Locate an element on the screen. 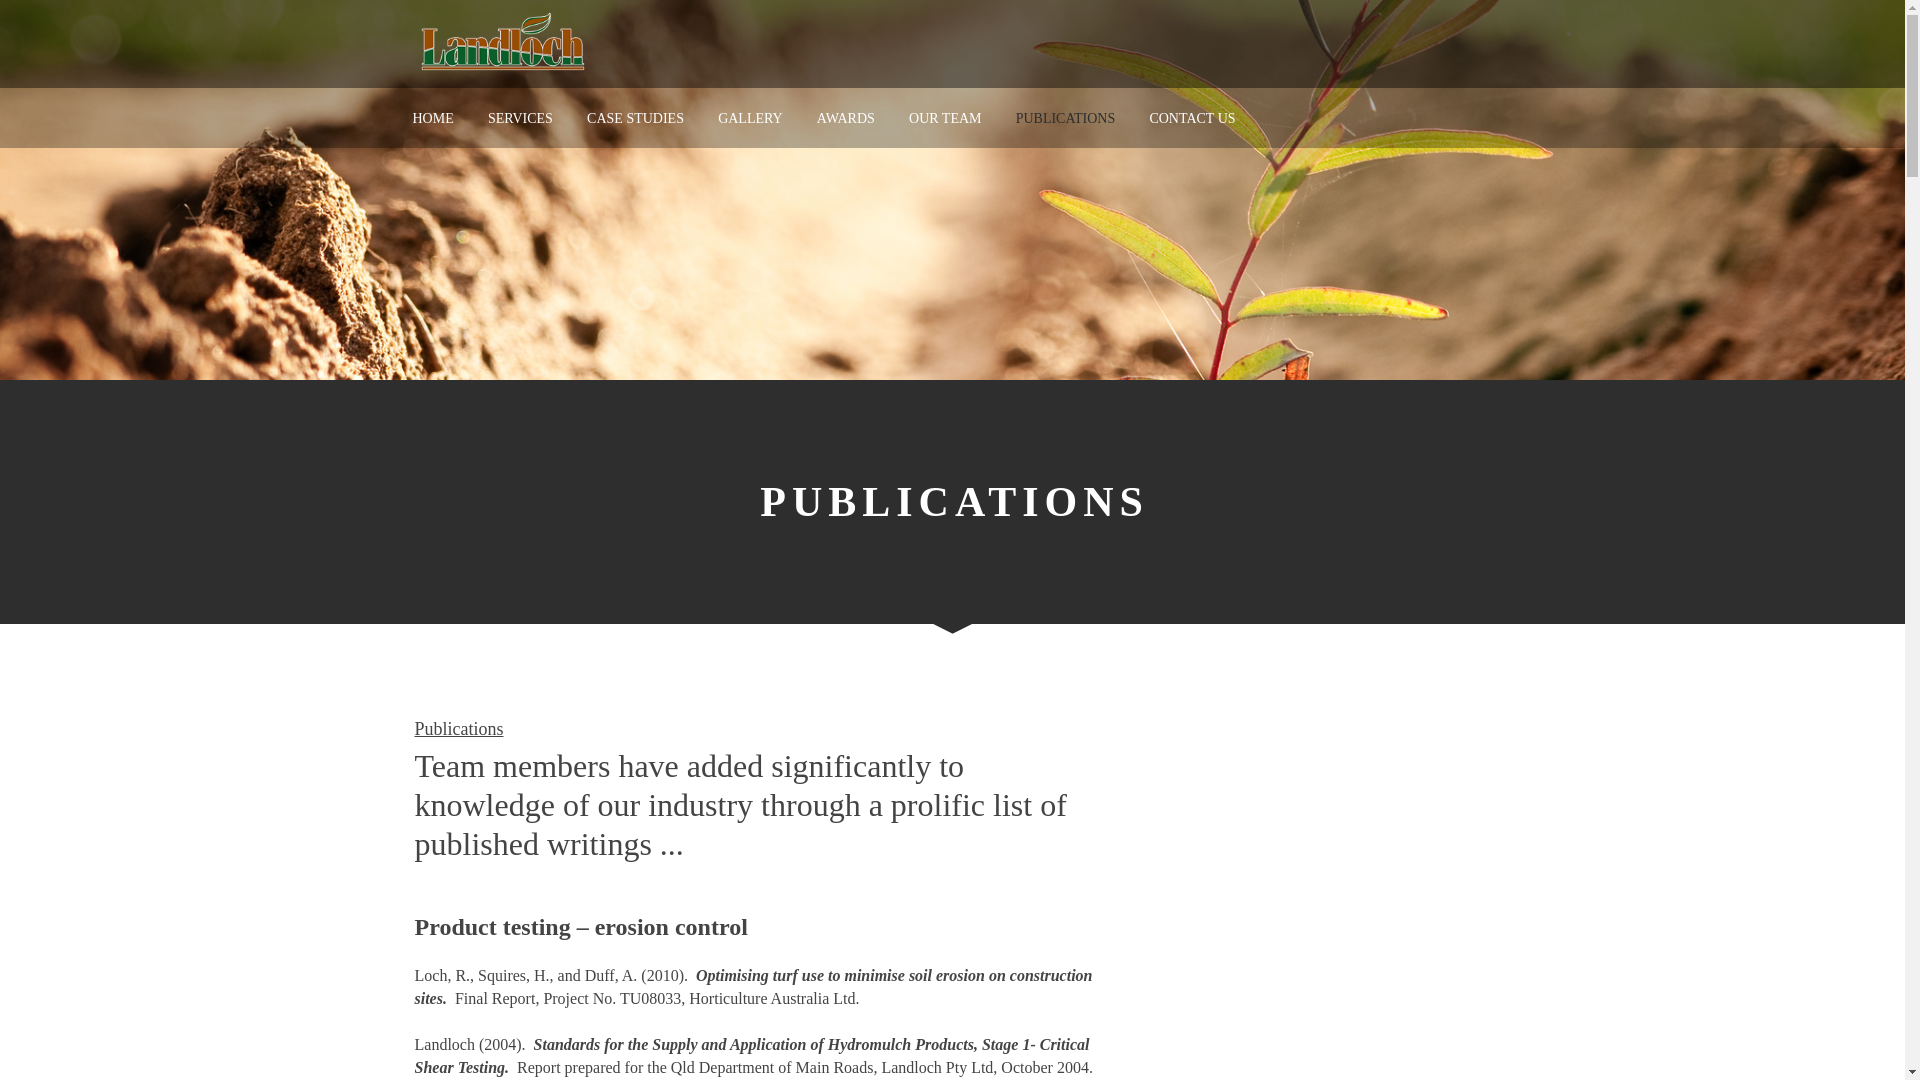 The image size is (1920, 1080). 'CASE STUDIES' is located at coordinates (634, 118).